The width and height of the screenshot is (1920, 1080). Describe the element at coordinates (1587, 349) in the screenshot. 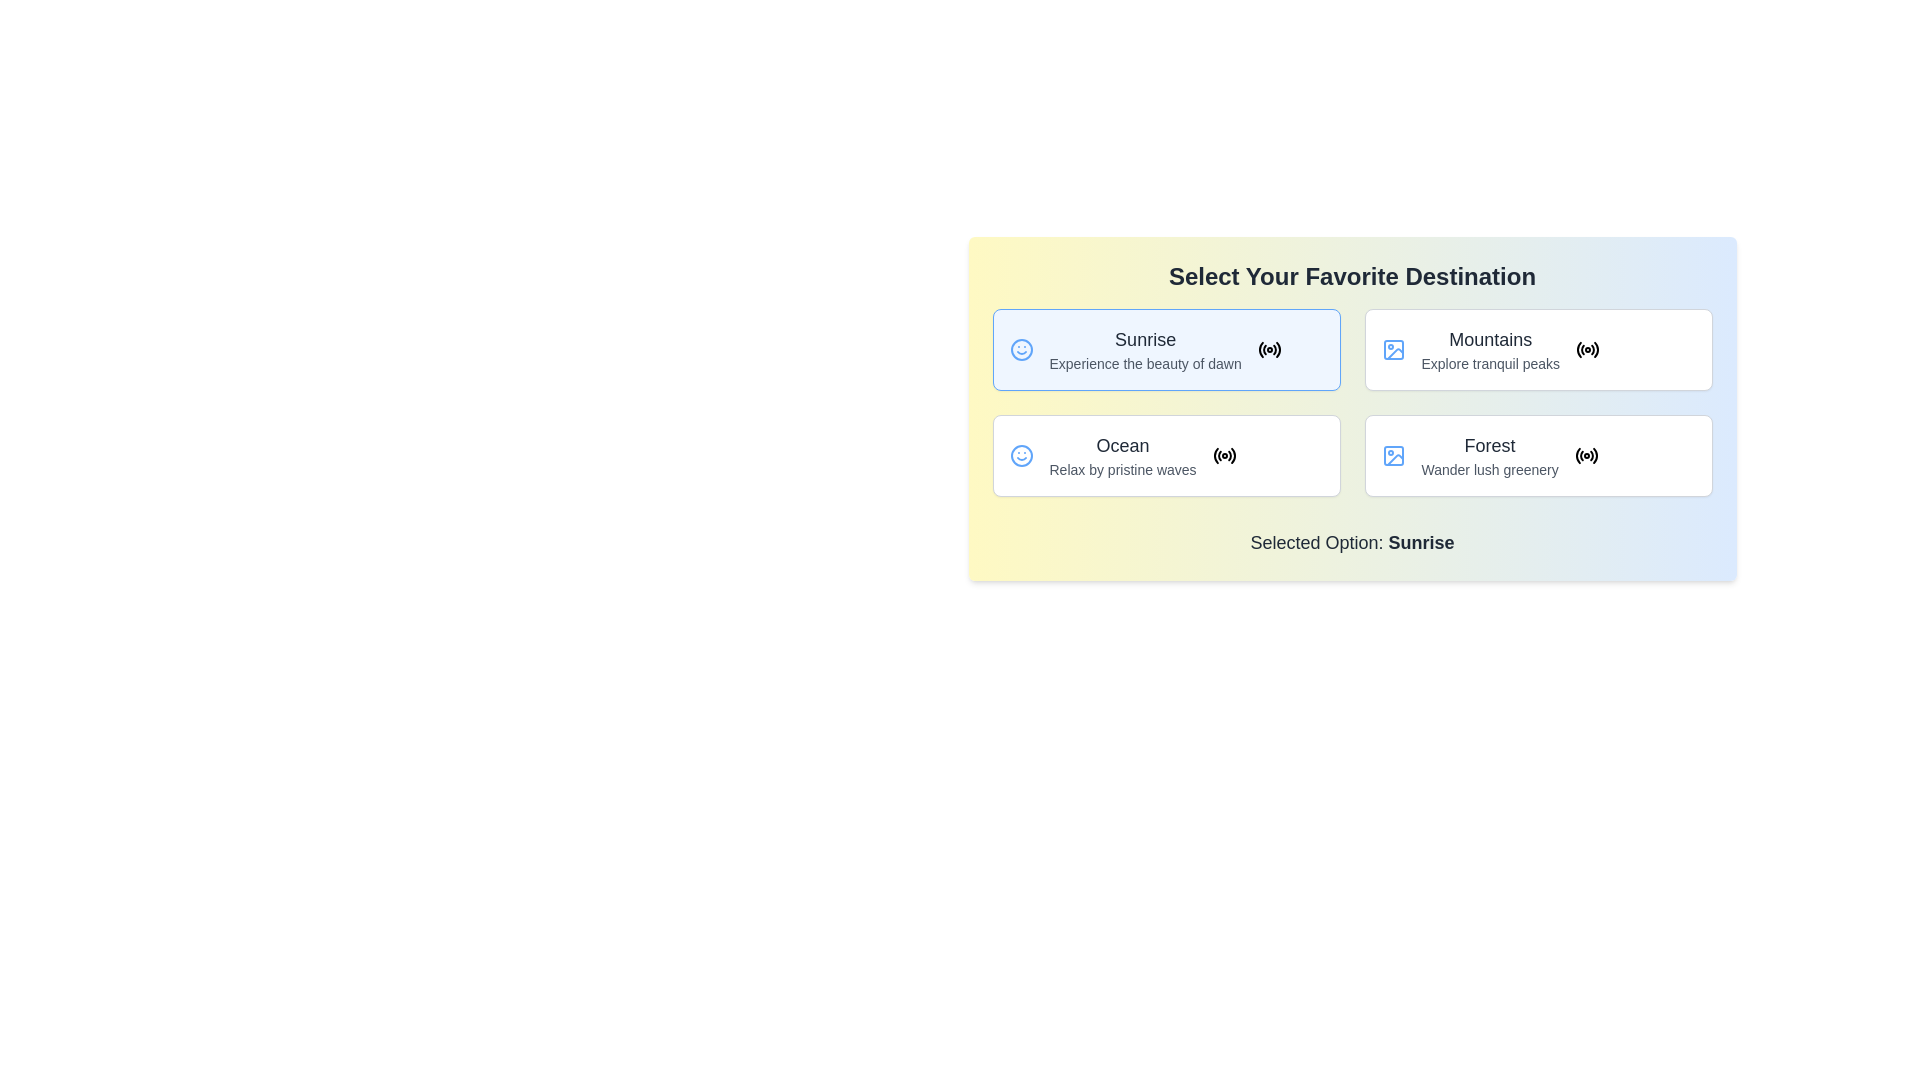

I see `the state of the 'Mountains' icon-style toggle or indicator located in the top-right quadrant under the 'Select Your Favorite Destination' section` at that location.